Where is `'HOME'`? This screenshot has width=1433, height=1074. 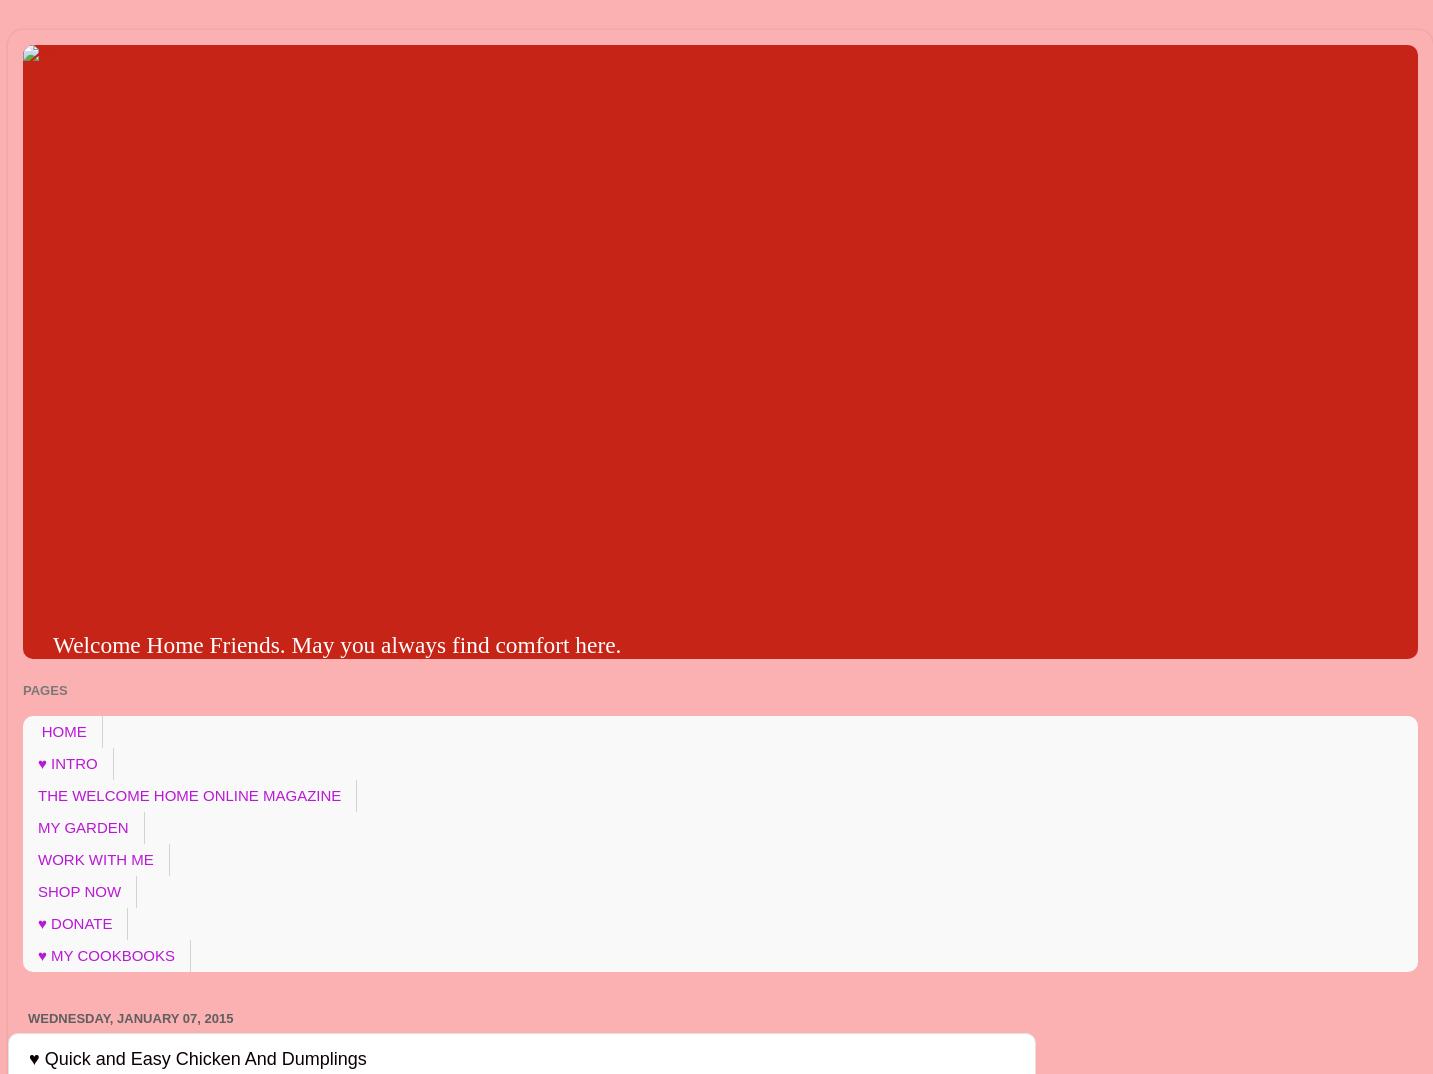
'HOME' is located at coordinates (62, 731).